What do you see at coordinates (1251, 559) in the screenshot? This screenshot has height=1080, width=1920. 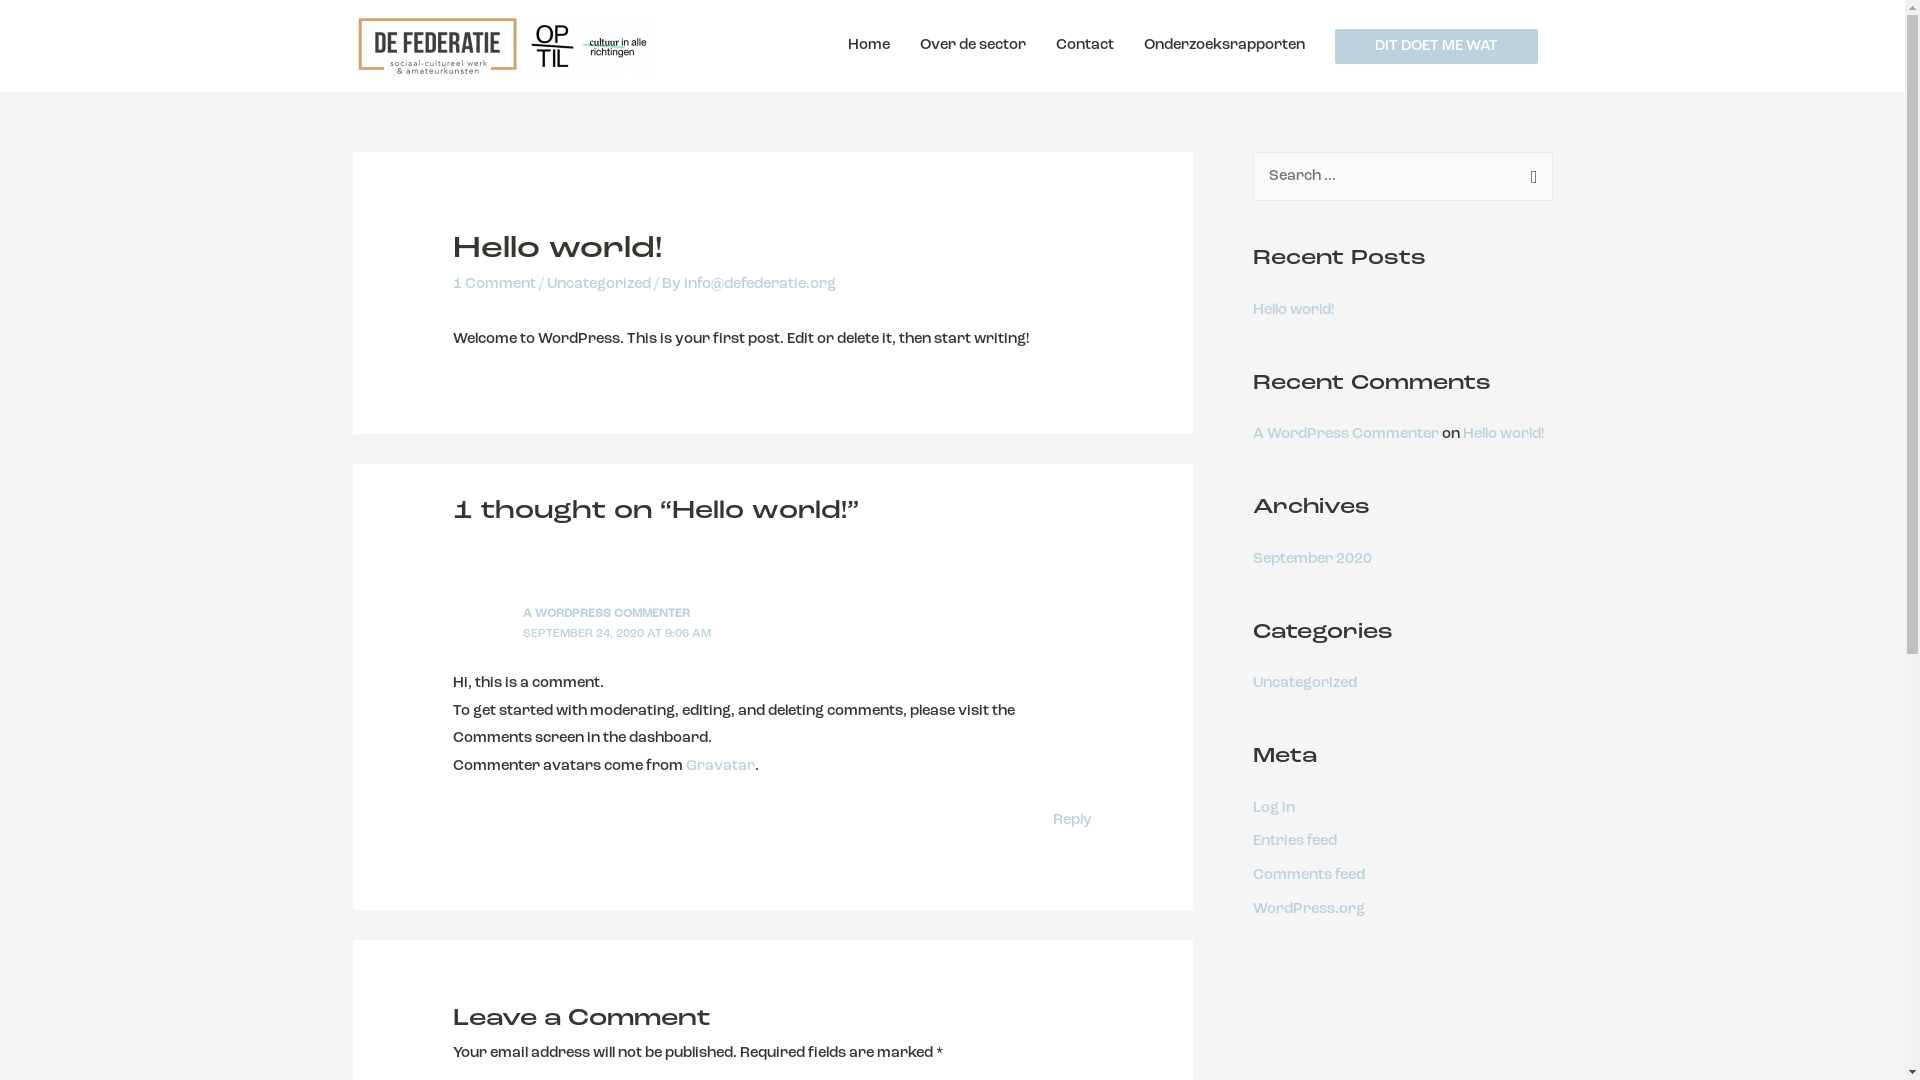 I see `'September 2020'` at bounding box center [1251, 559].